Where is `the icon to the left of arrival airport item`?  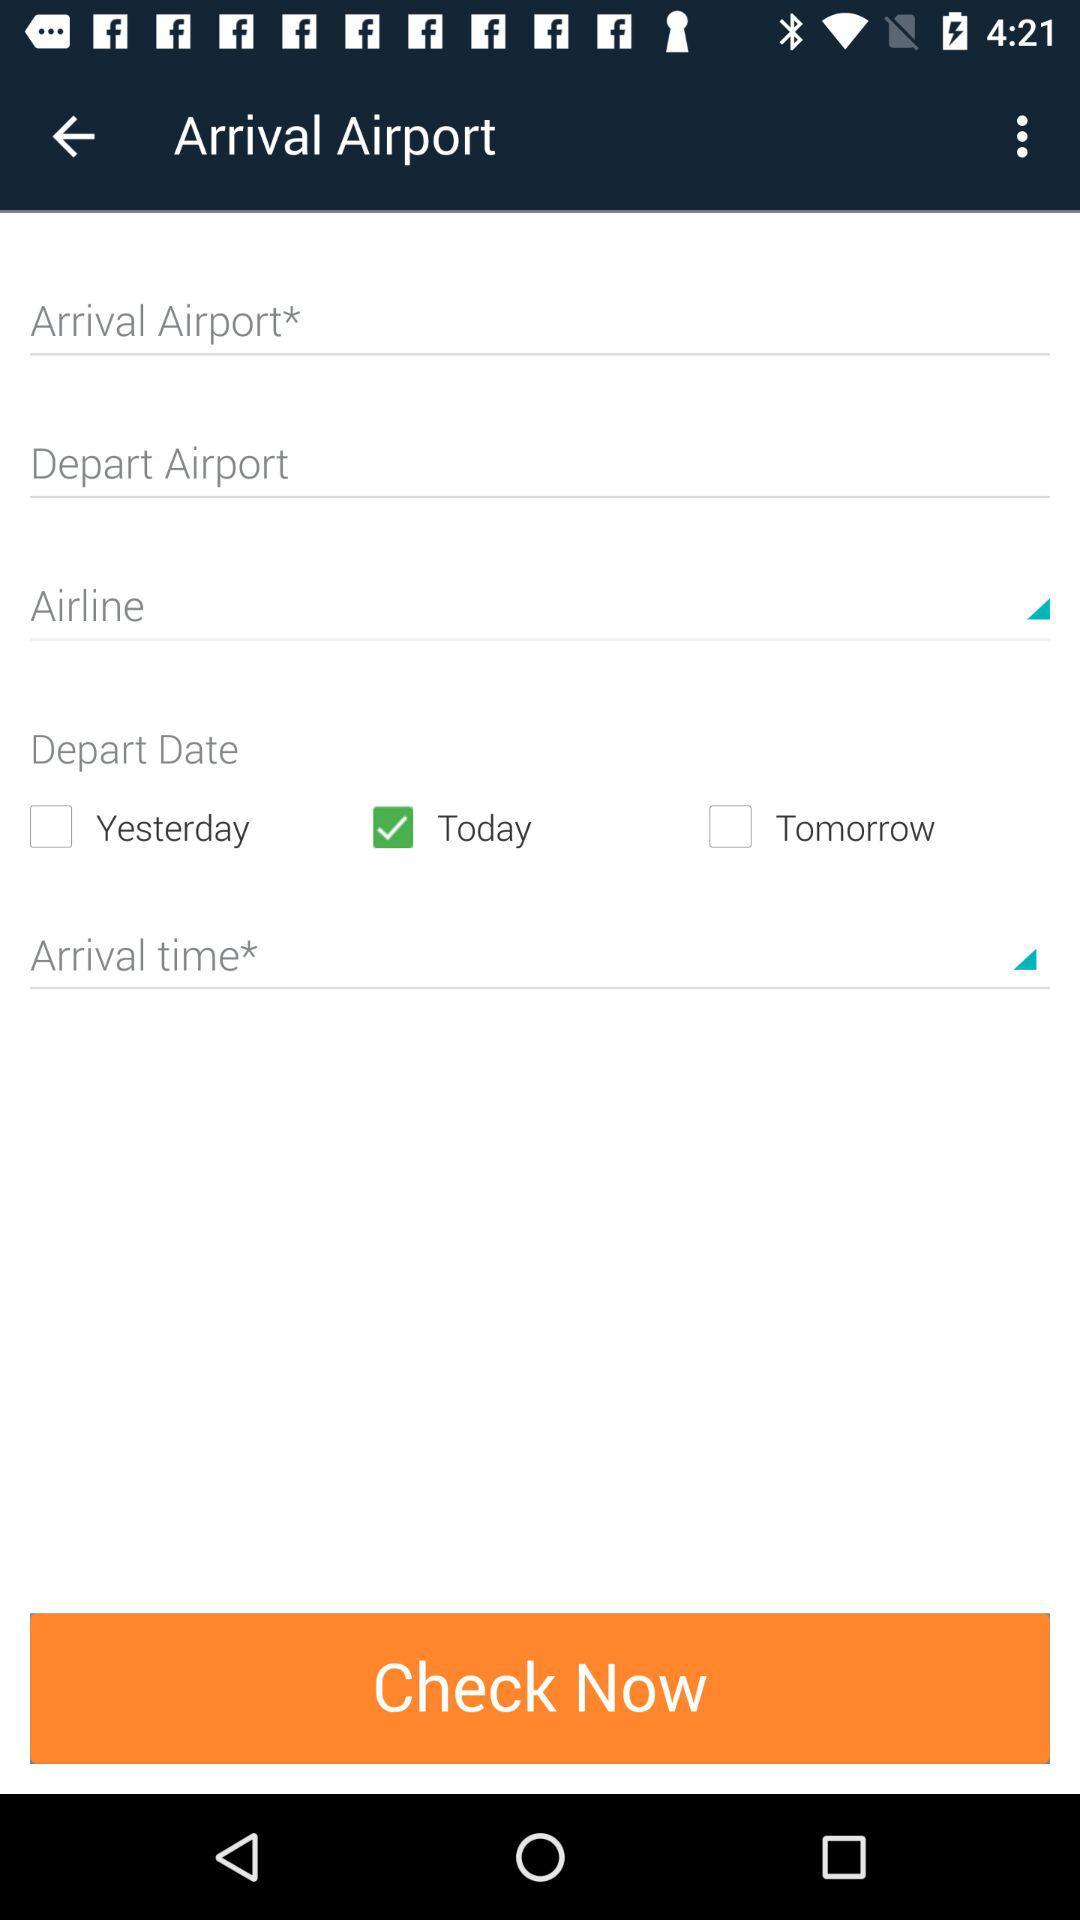 the icon to the left of arrival airport item is located at coordinates (72, 135).